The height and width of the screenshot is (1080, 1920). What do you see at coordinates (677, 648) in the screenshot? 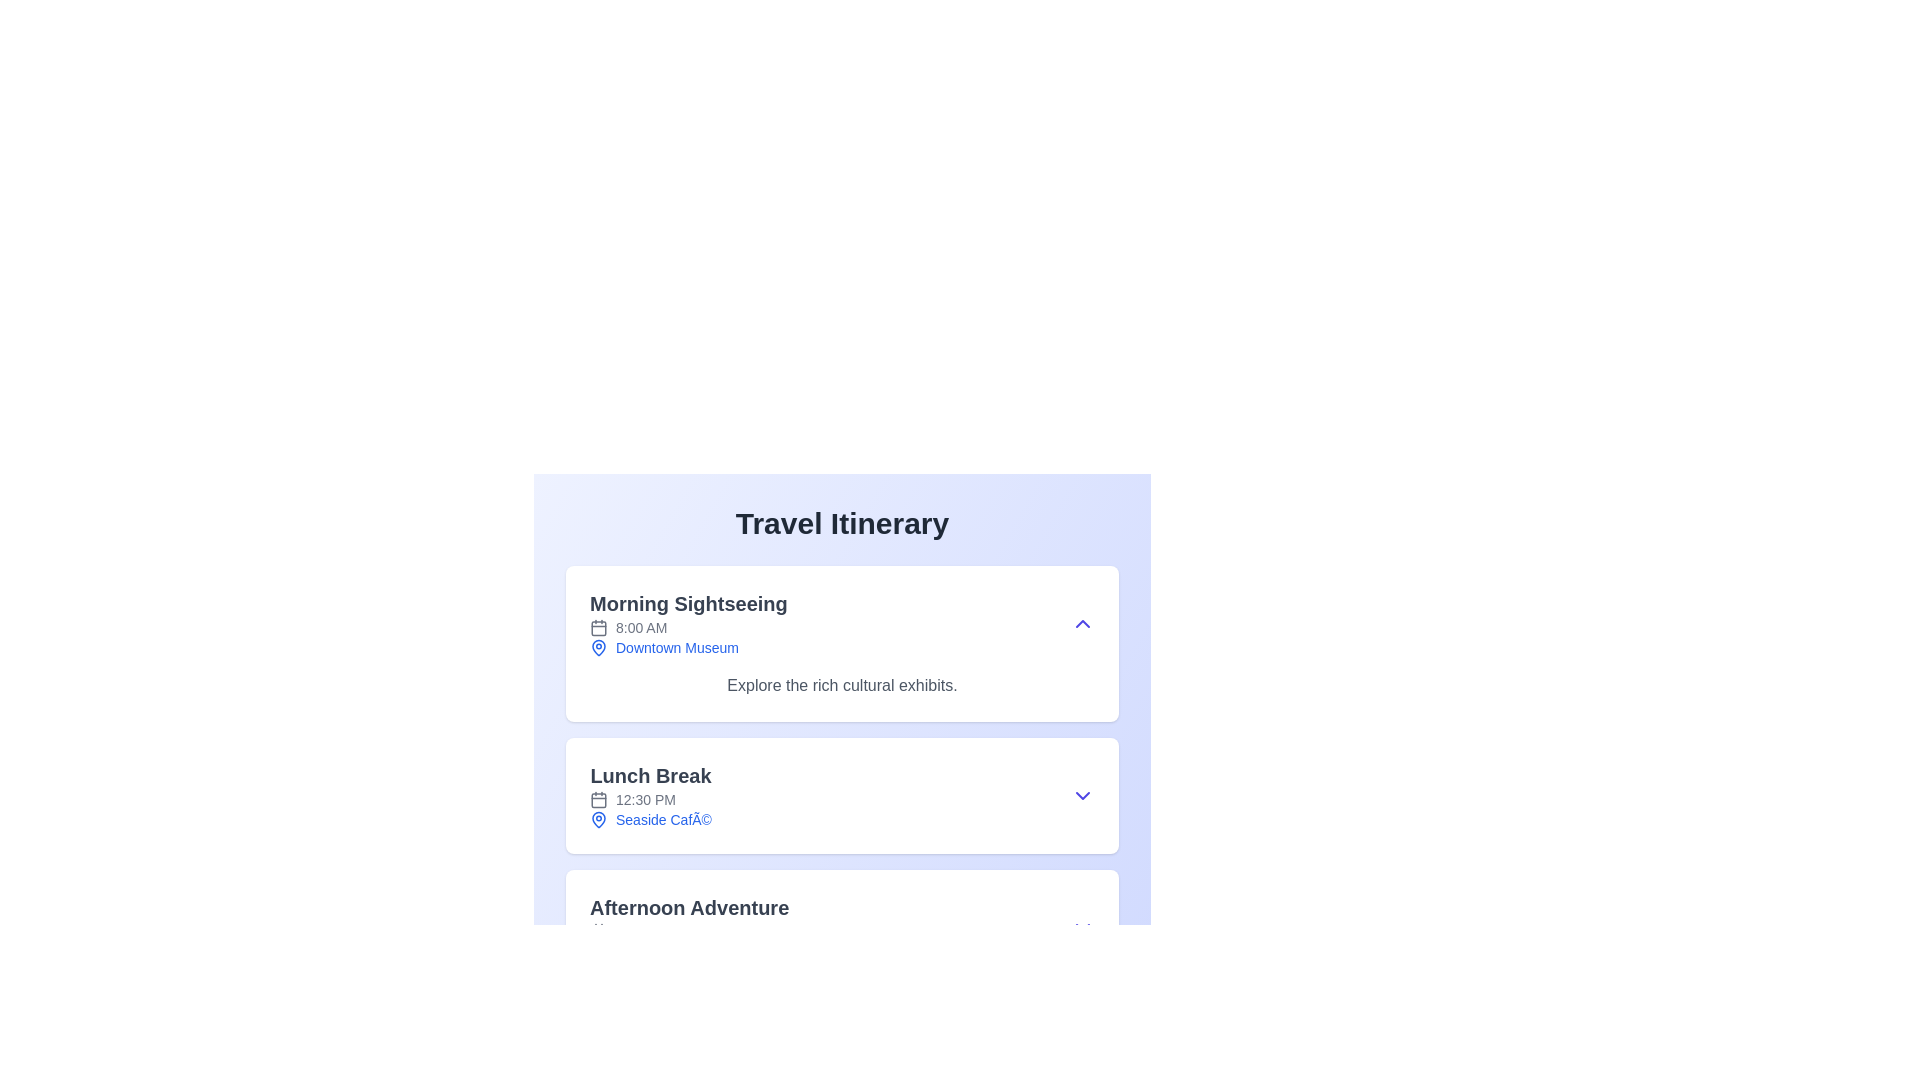
I see `text label indicating the location of the event or activity, specifically the label for 'Morning Sightseeing' located in the upper-middle part of the itinerary section` at bounding box center [677, 648].